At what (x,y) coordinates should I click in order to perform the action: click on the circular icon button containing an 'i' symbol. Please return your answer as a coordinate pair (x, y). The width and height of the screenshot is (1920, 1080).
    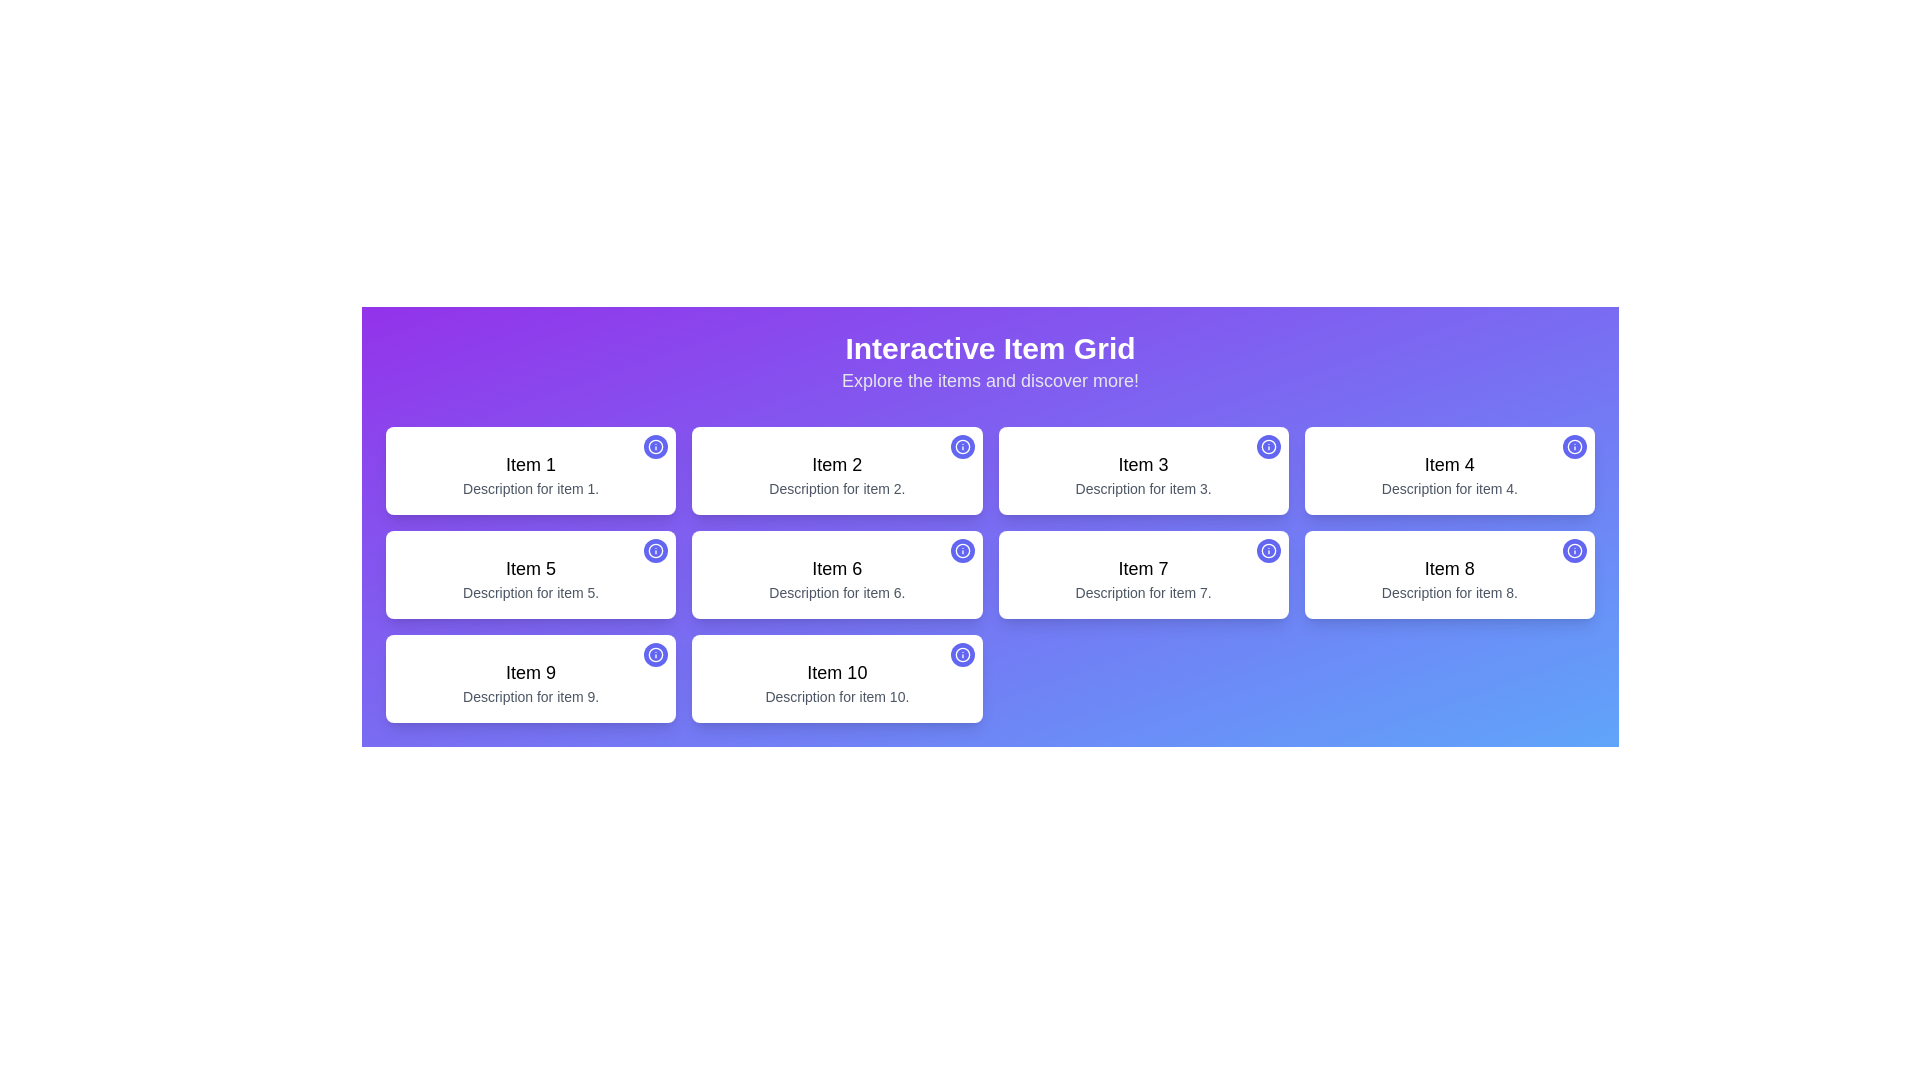
    Looking at the image, I should click on (962, 551).